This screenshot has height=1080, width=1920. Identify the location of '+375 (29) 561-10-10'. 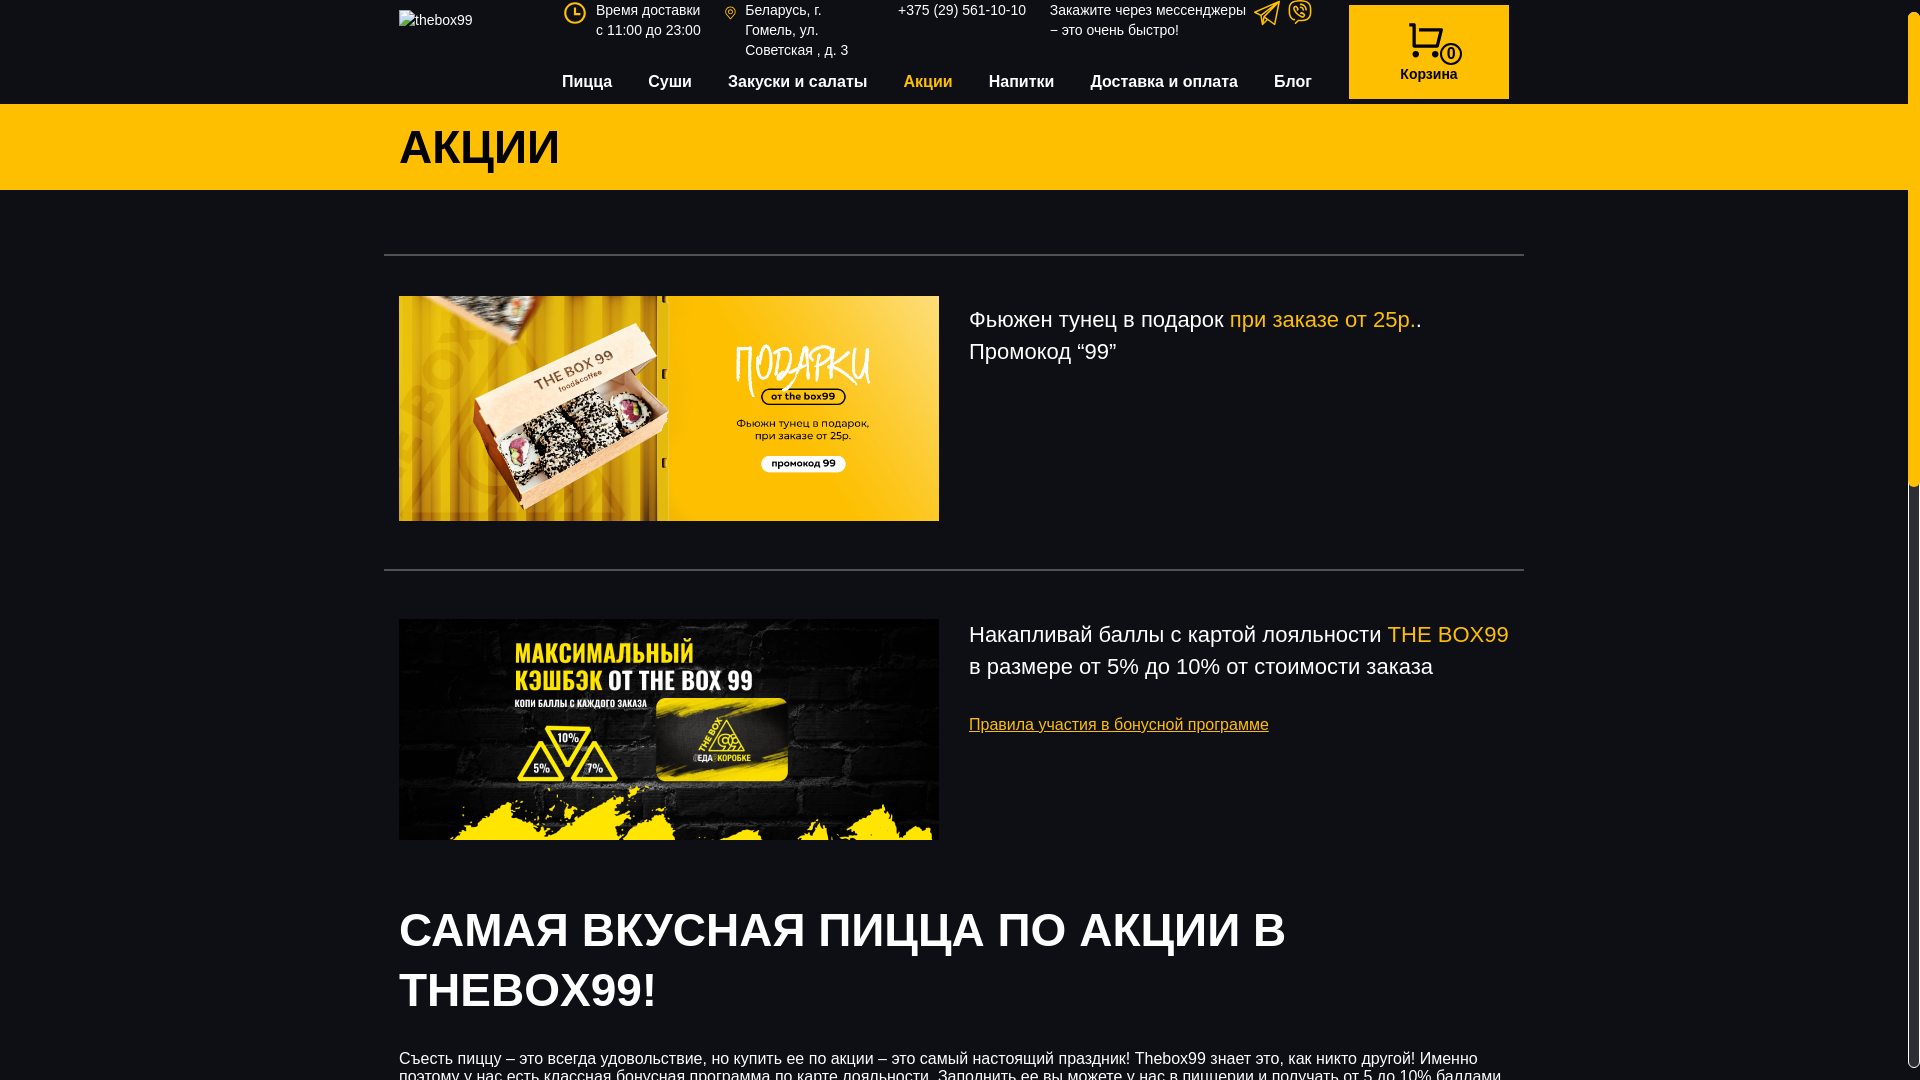
(896, 10).